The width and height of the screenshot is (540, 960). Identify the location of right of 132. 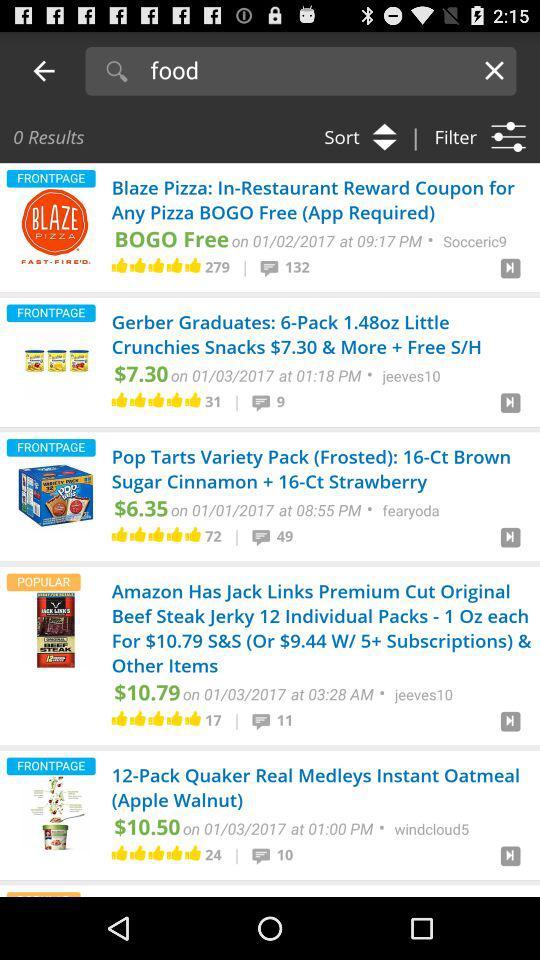
(510, 270).